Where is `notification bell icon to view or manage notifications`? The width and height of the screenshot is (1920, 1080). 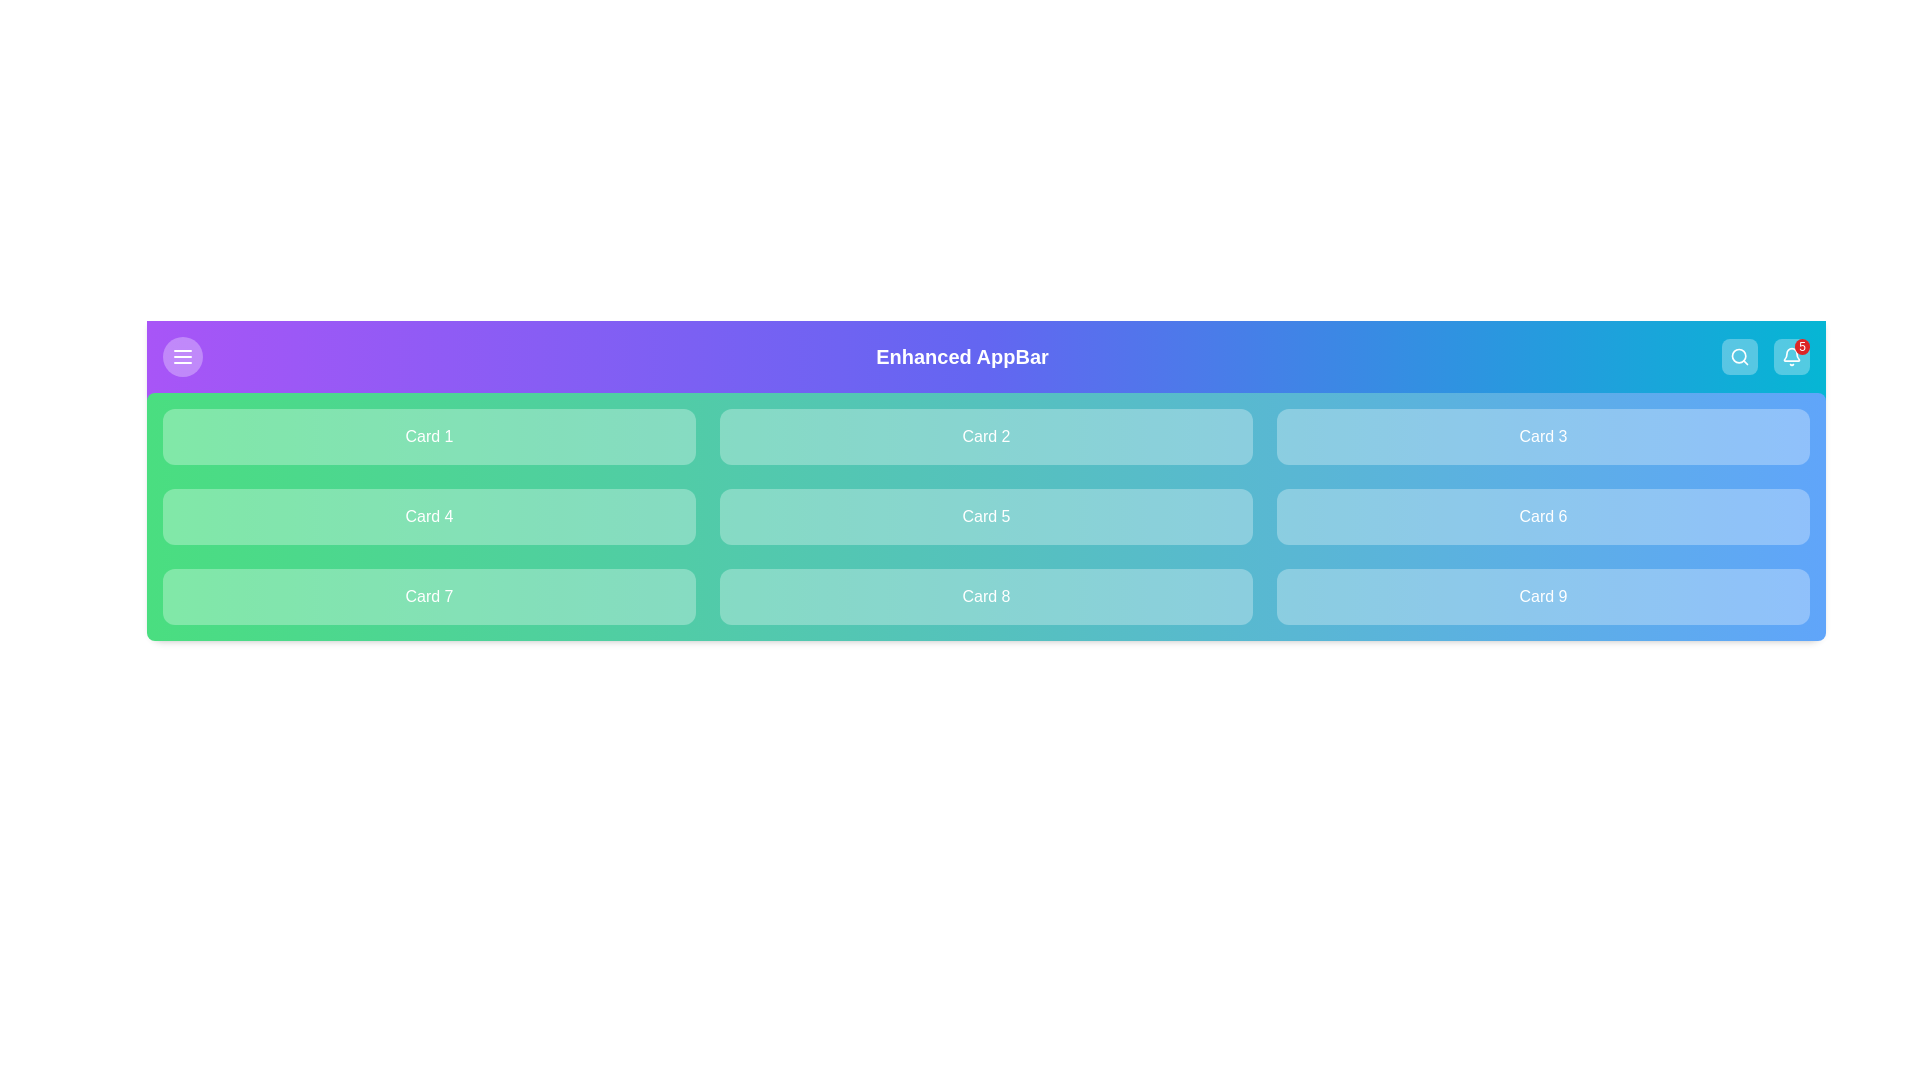 notification bell icon to view or manage notifications is located at coordinates (1791, 356).